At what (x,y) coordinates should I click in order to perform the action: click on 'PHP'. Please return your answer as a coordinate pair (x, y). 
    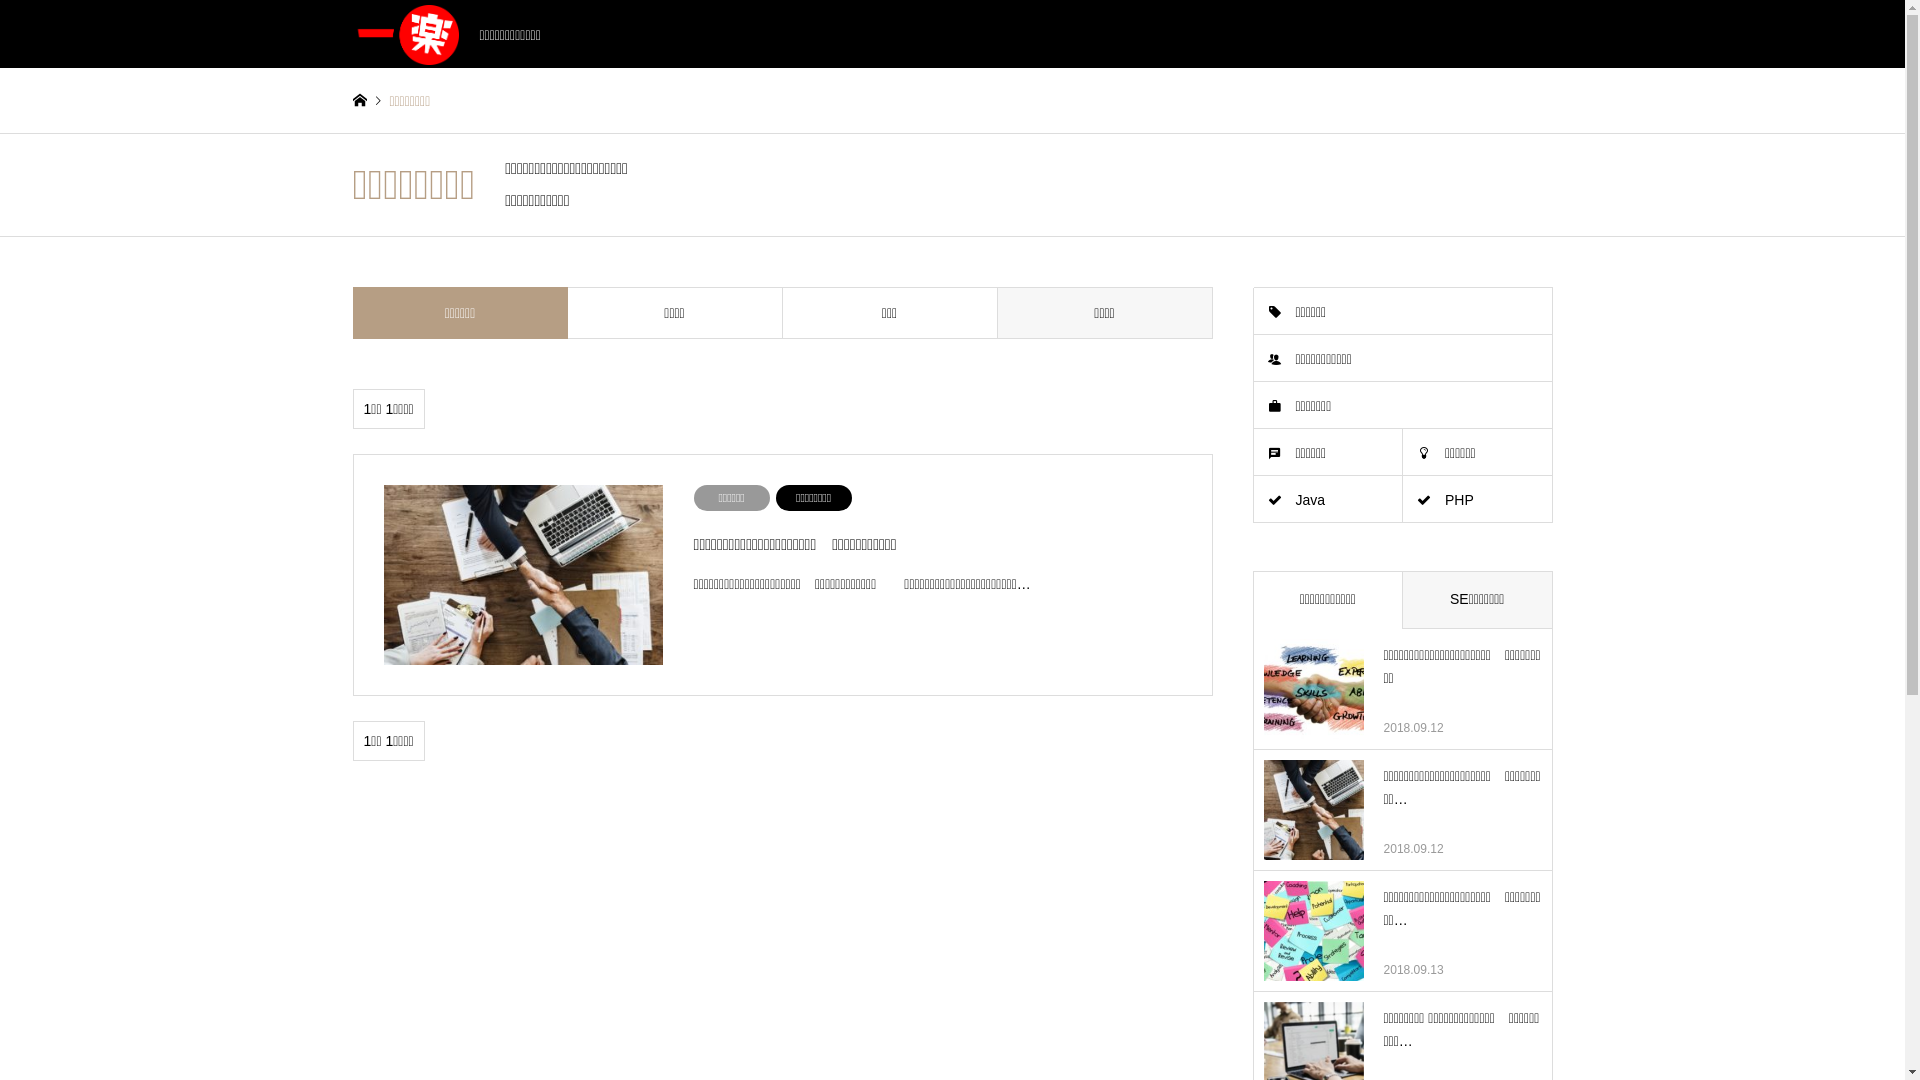
    Looking at the image, I should click on (1401, 499).